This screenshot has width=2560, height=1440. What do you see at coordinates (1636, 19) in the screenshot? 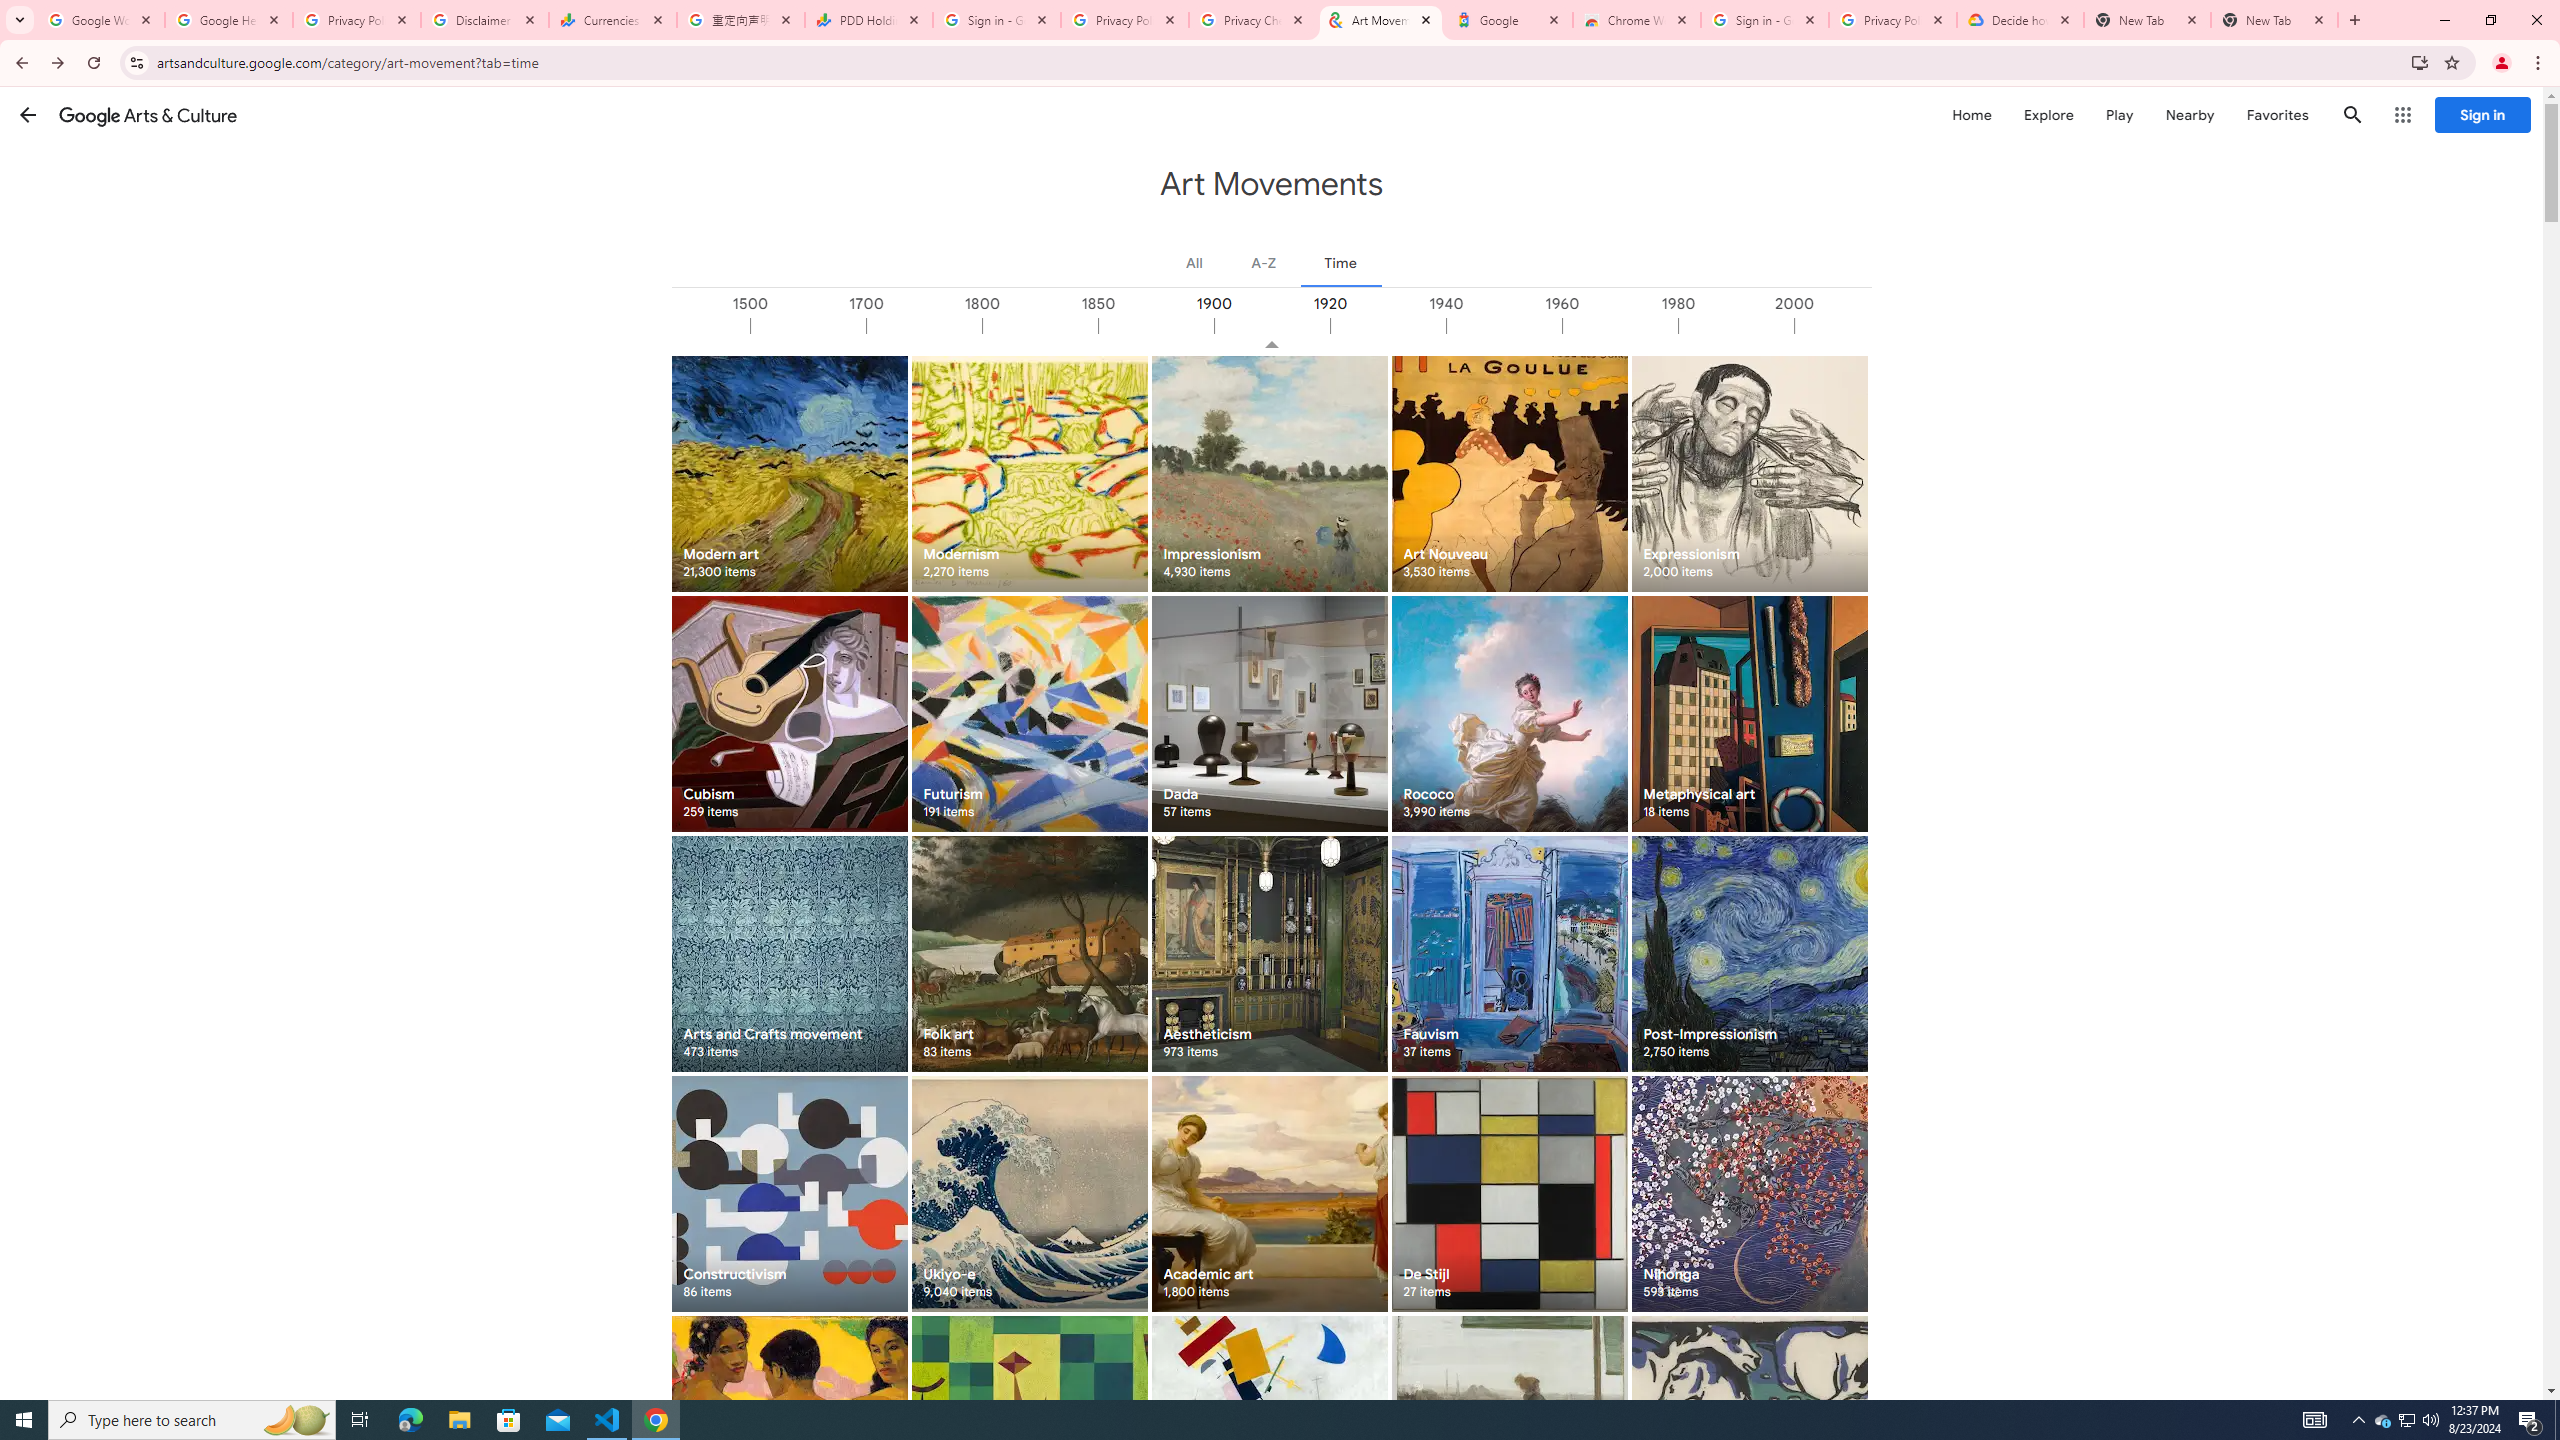
I see `'Chrome Web Store - Color themes by Chrome'` at bounding box center [1636, 19].